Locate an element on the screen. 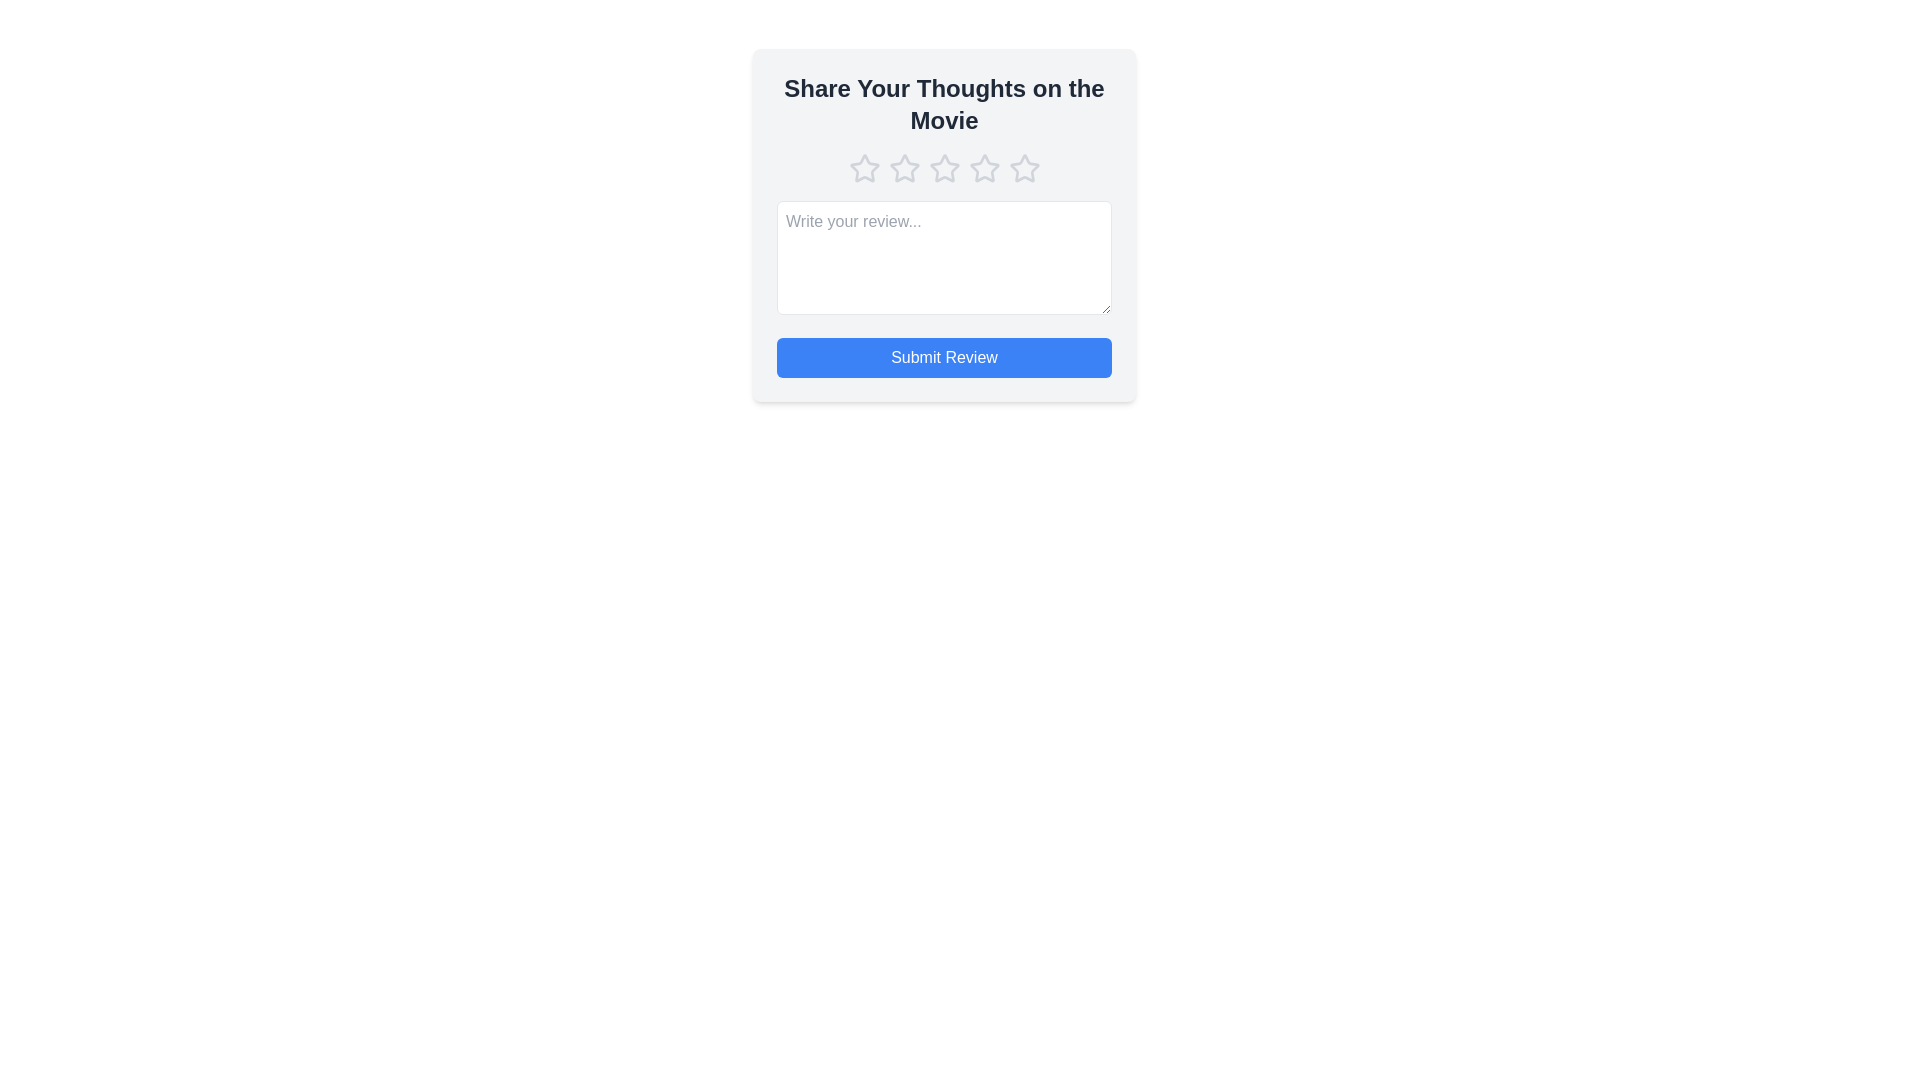 This screenshot has height=1080, width=1920. the second star icon in the rating input interface is located at coordinates (903, 168).